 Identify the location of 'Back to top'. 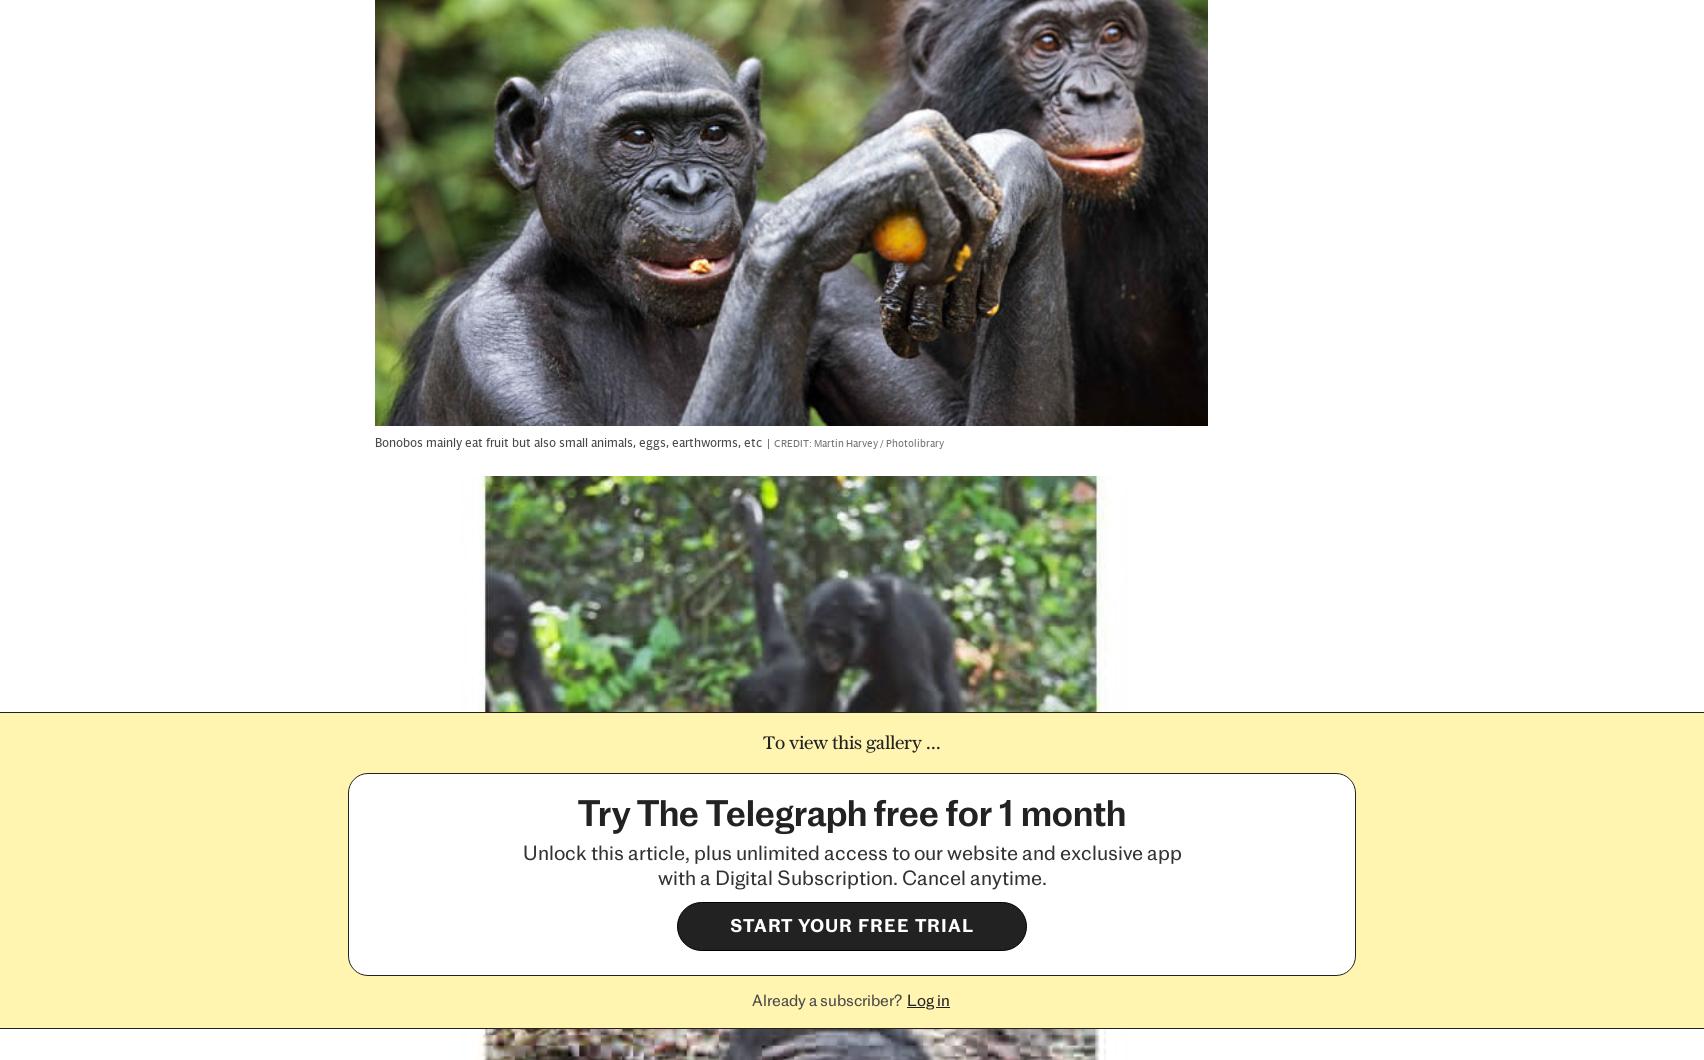
(1522, 738).